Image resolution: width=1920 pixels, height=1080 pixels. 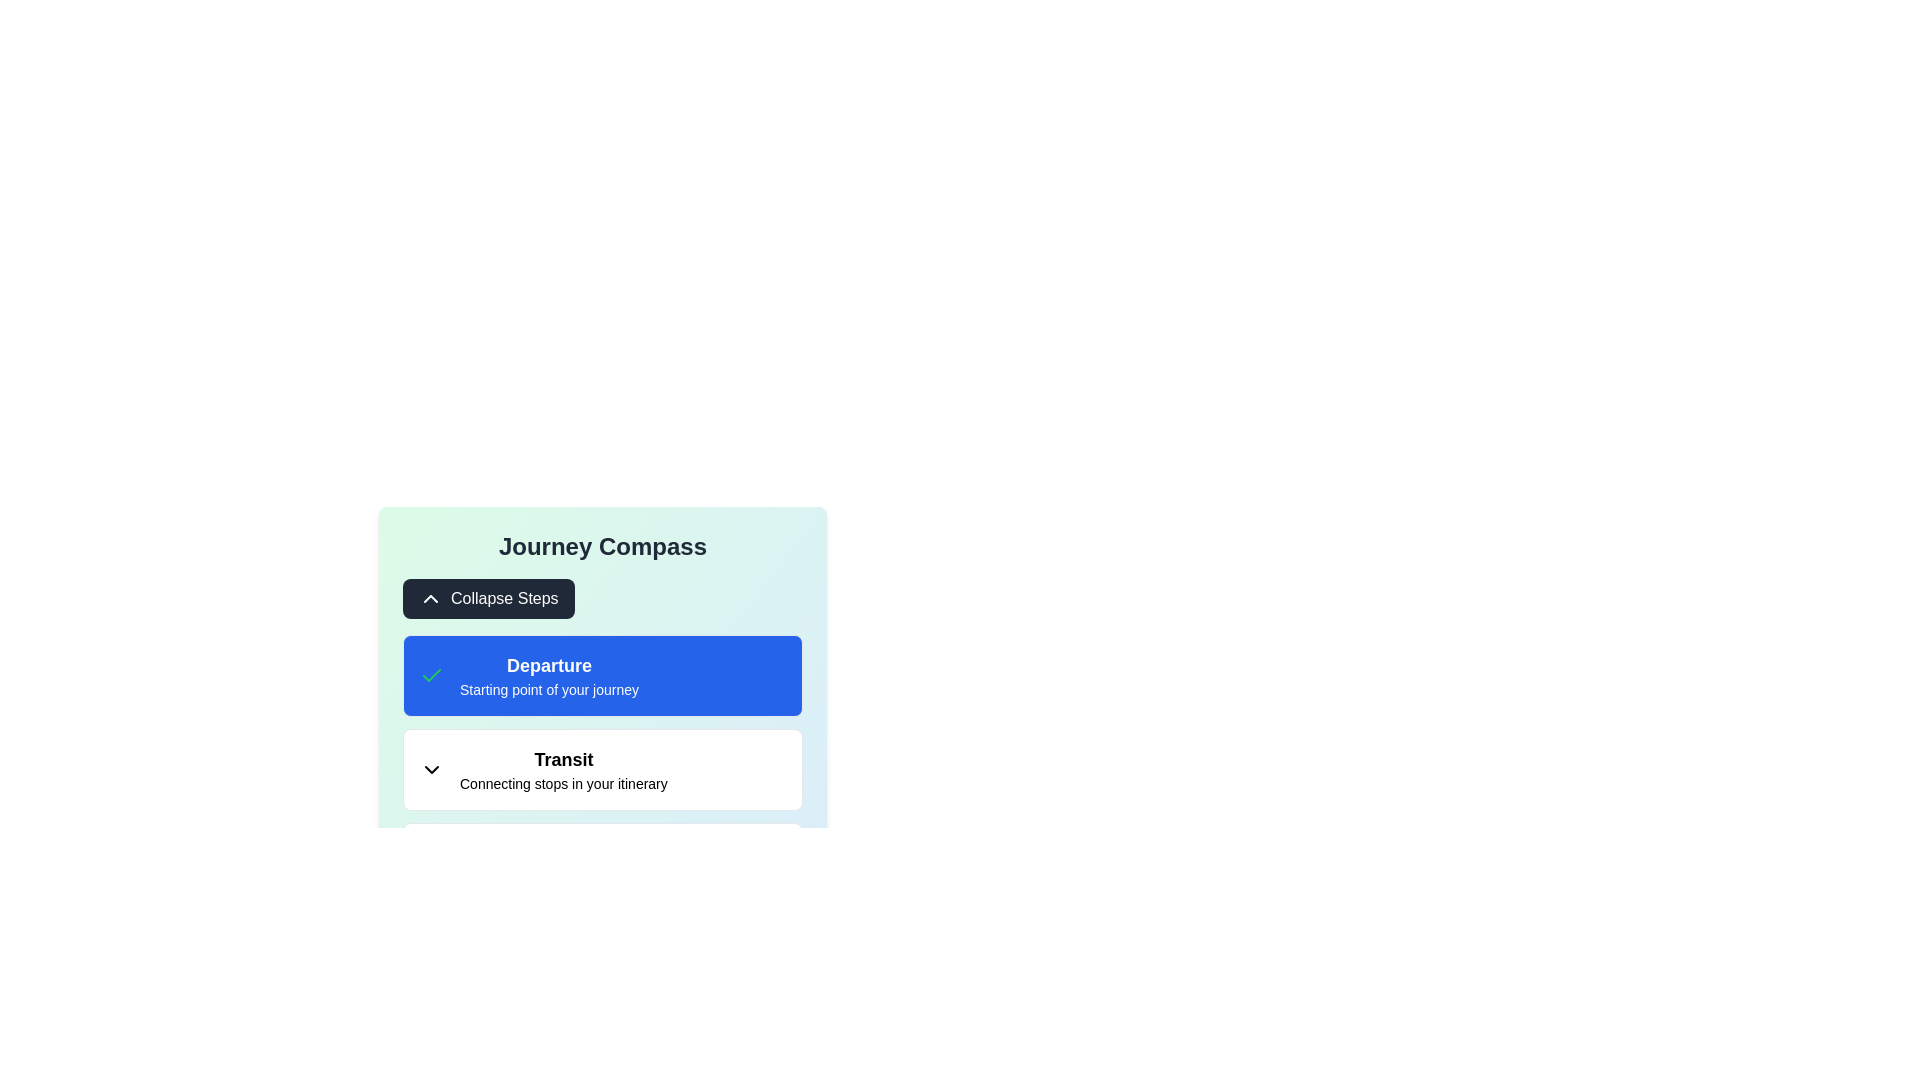 What do you see at coordinates (488, 597) in the screenshot?
I see `the 'Collapse Steps' button` at bounding box center [488, 597].